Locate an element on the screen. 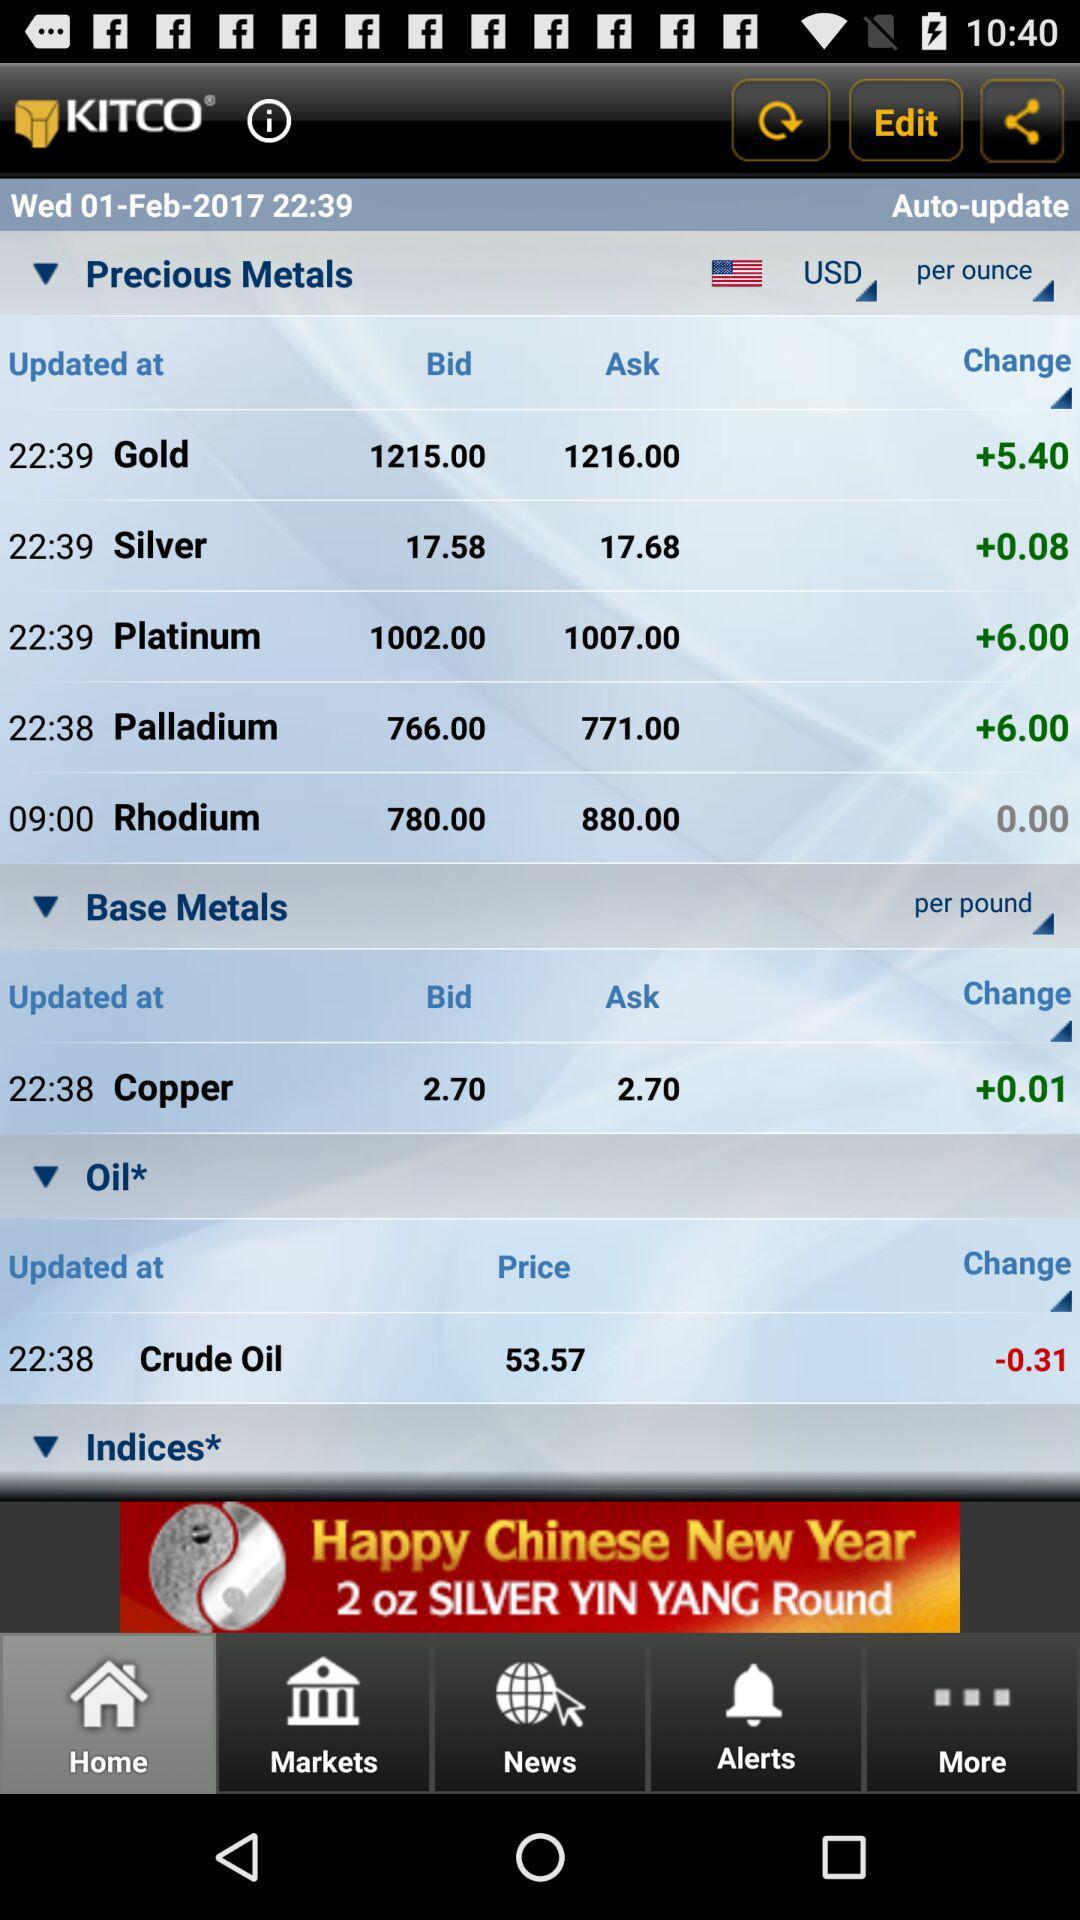  advertisement is located at coordinates (540, 1566).